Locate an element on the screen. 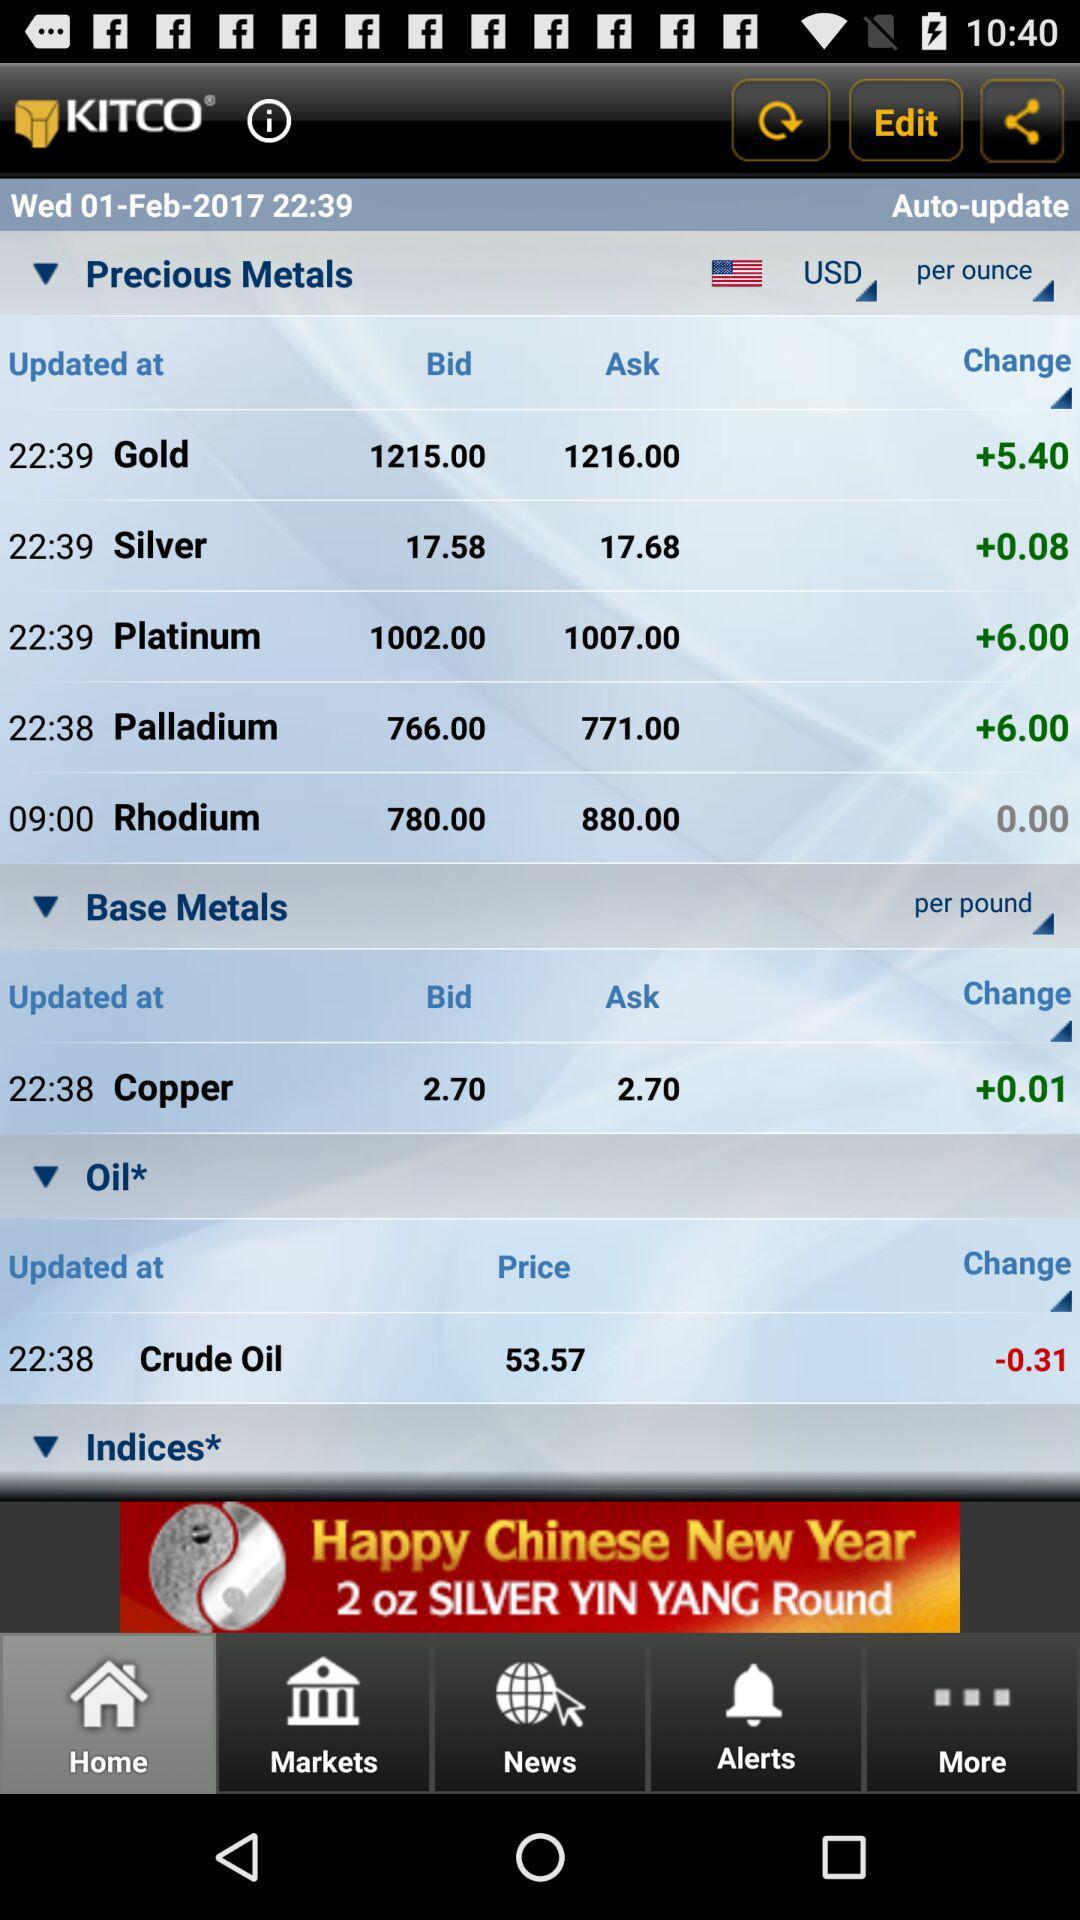  advertisement is located at coordinates (540, 1566).